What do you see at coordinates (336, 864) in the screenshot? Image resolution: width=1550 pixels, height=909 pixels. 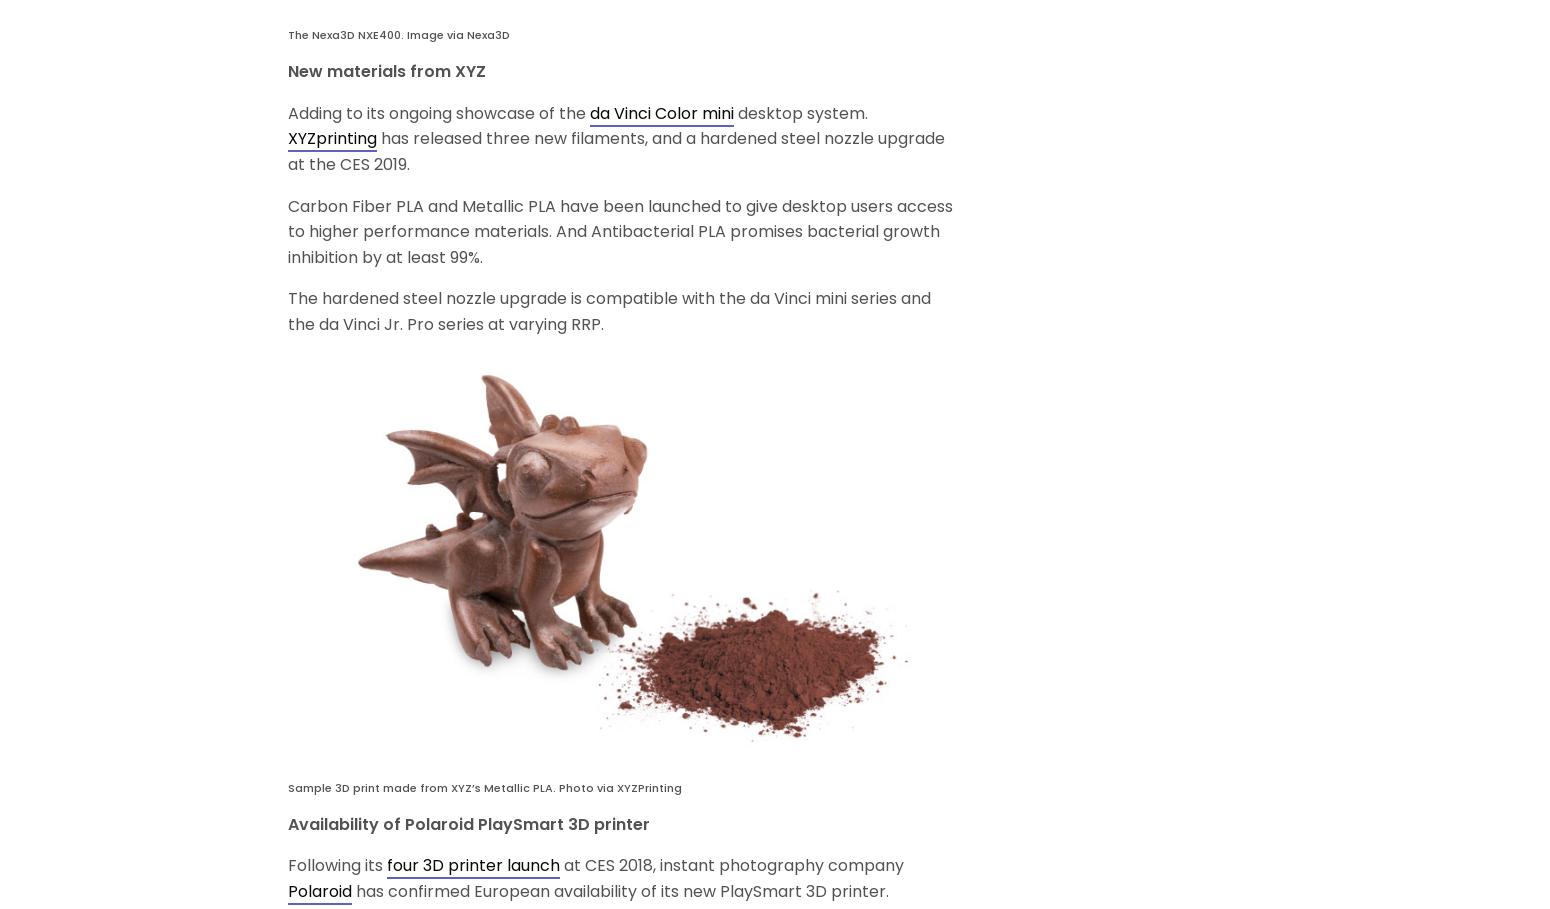 I see `'Following its'` at bounding box center [336, 864].